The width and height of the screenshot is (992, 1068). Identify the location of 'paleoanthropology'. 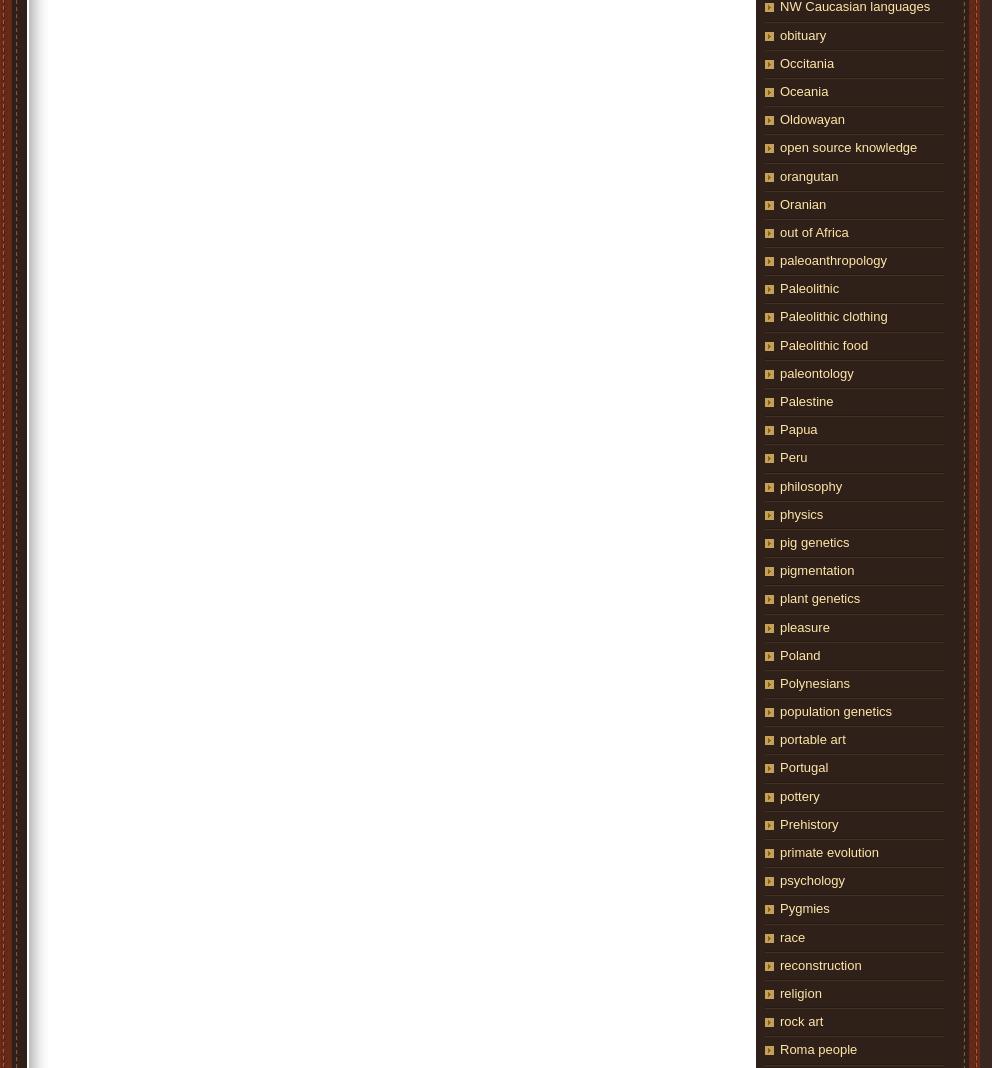
(831, 260).